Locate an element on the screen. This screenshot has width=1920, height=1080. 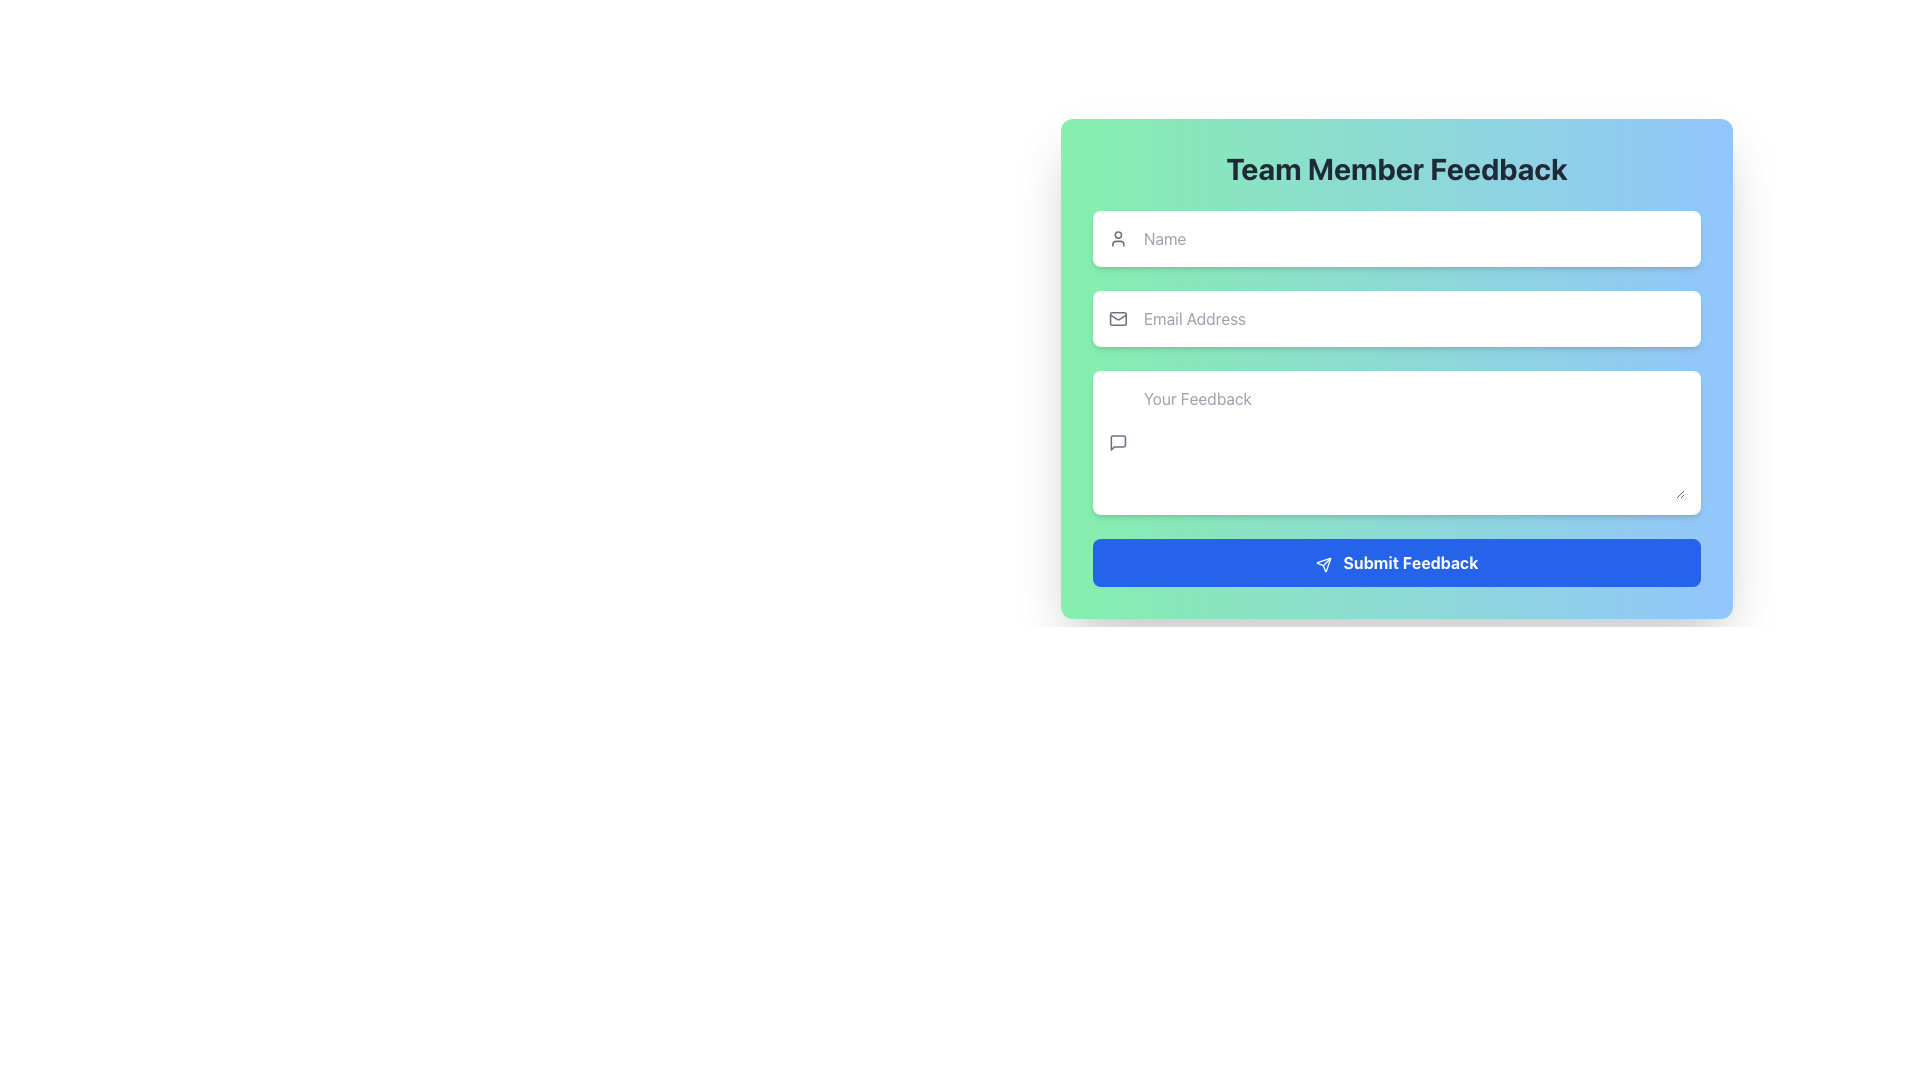
the chat or comment icon located at the top-left corner of the feedback text area under the 'Your Feedback' label is located at coordinates (1117, 442).